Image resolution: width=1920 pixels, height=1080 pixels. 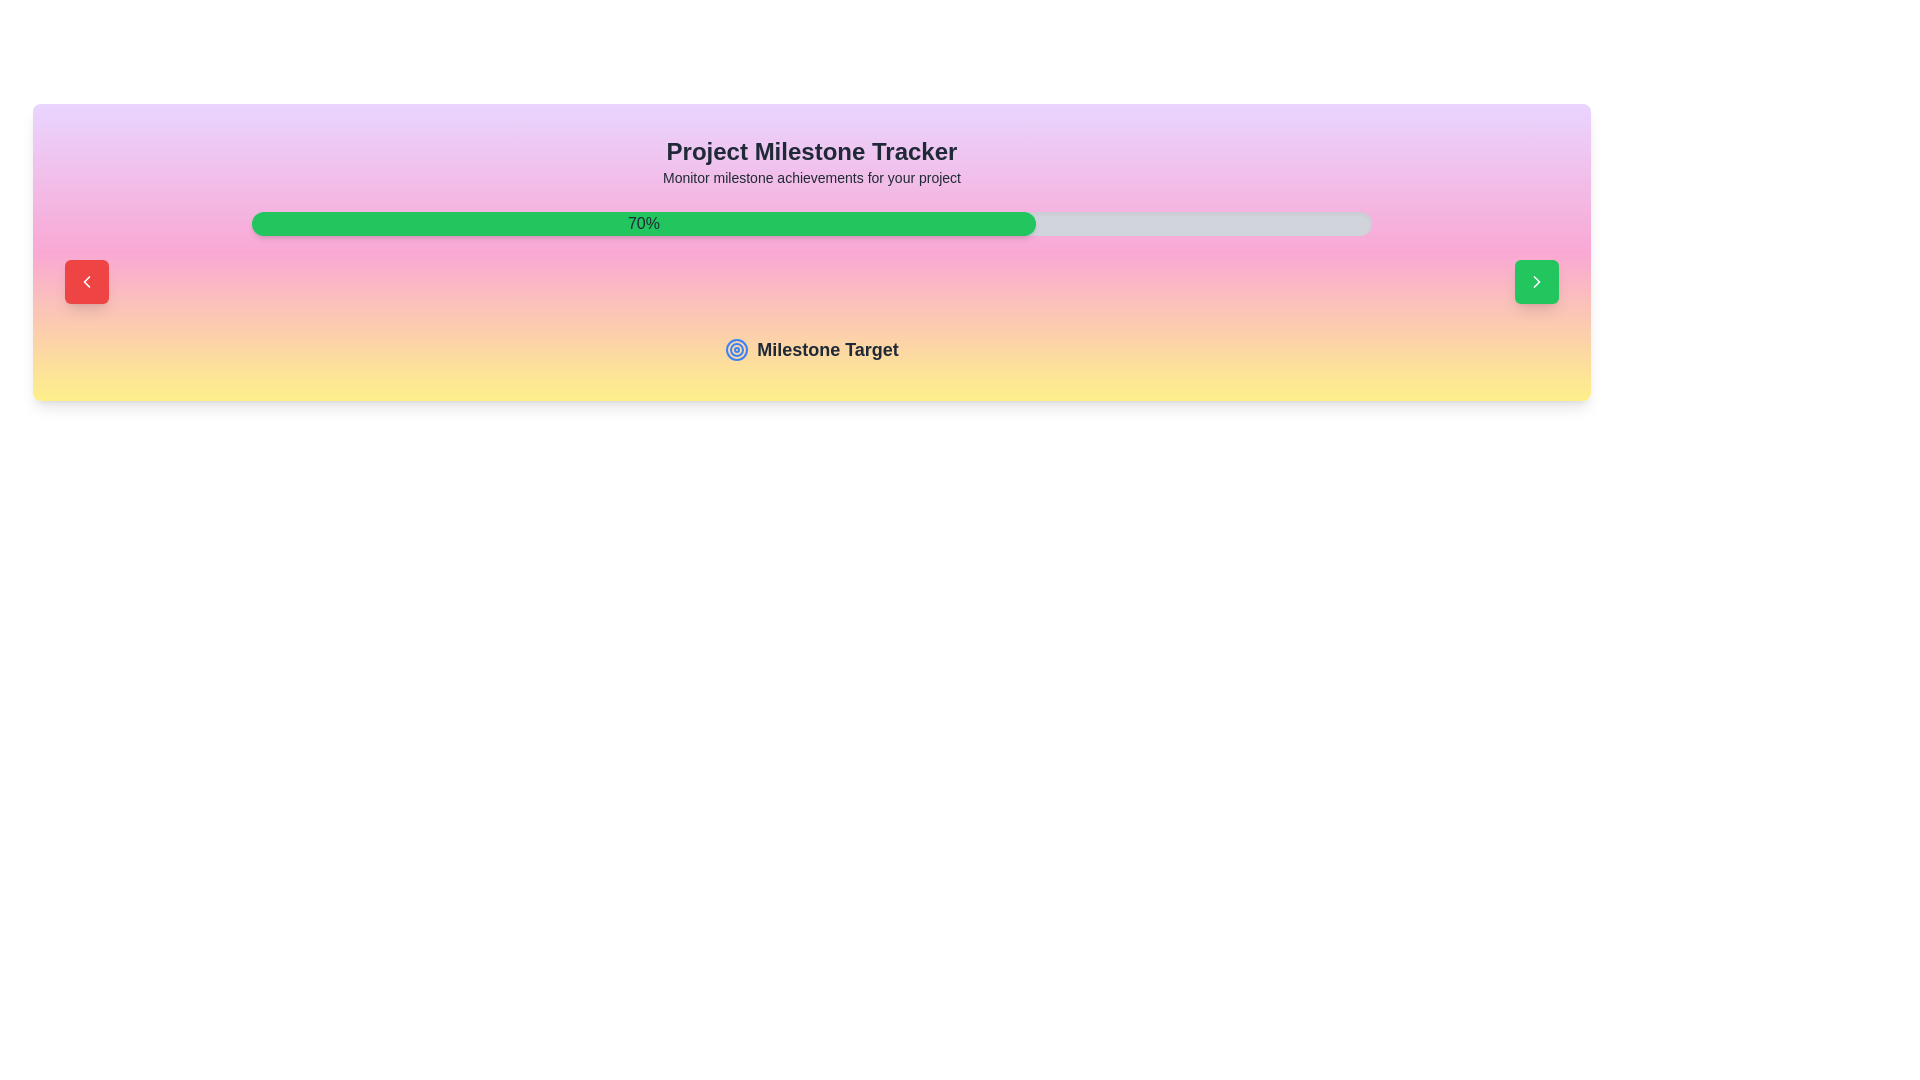 What do you see at coordinates (811, 349) in the screenshot?
I see `the label indicating a section for milestone tracking, which is horizontally centered beneath the progress bar and heading` at bounding box center [811, 349].